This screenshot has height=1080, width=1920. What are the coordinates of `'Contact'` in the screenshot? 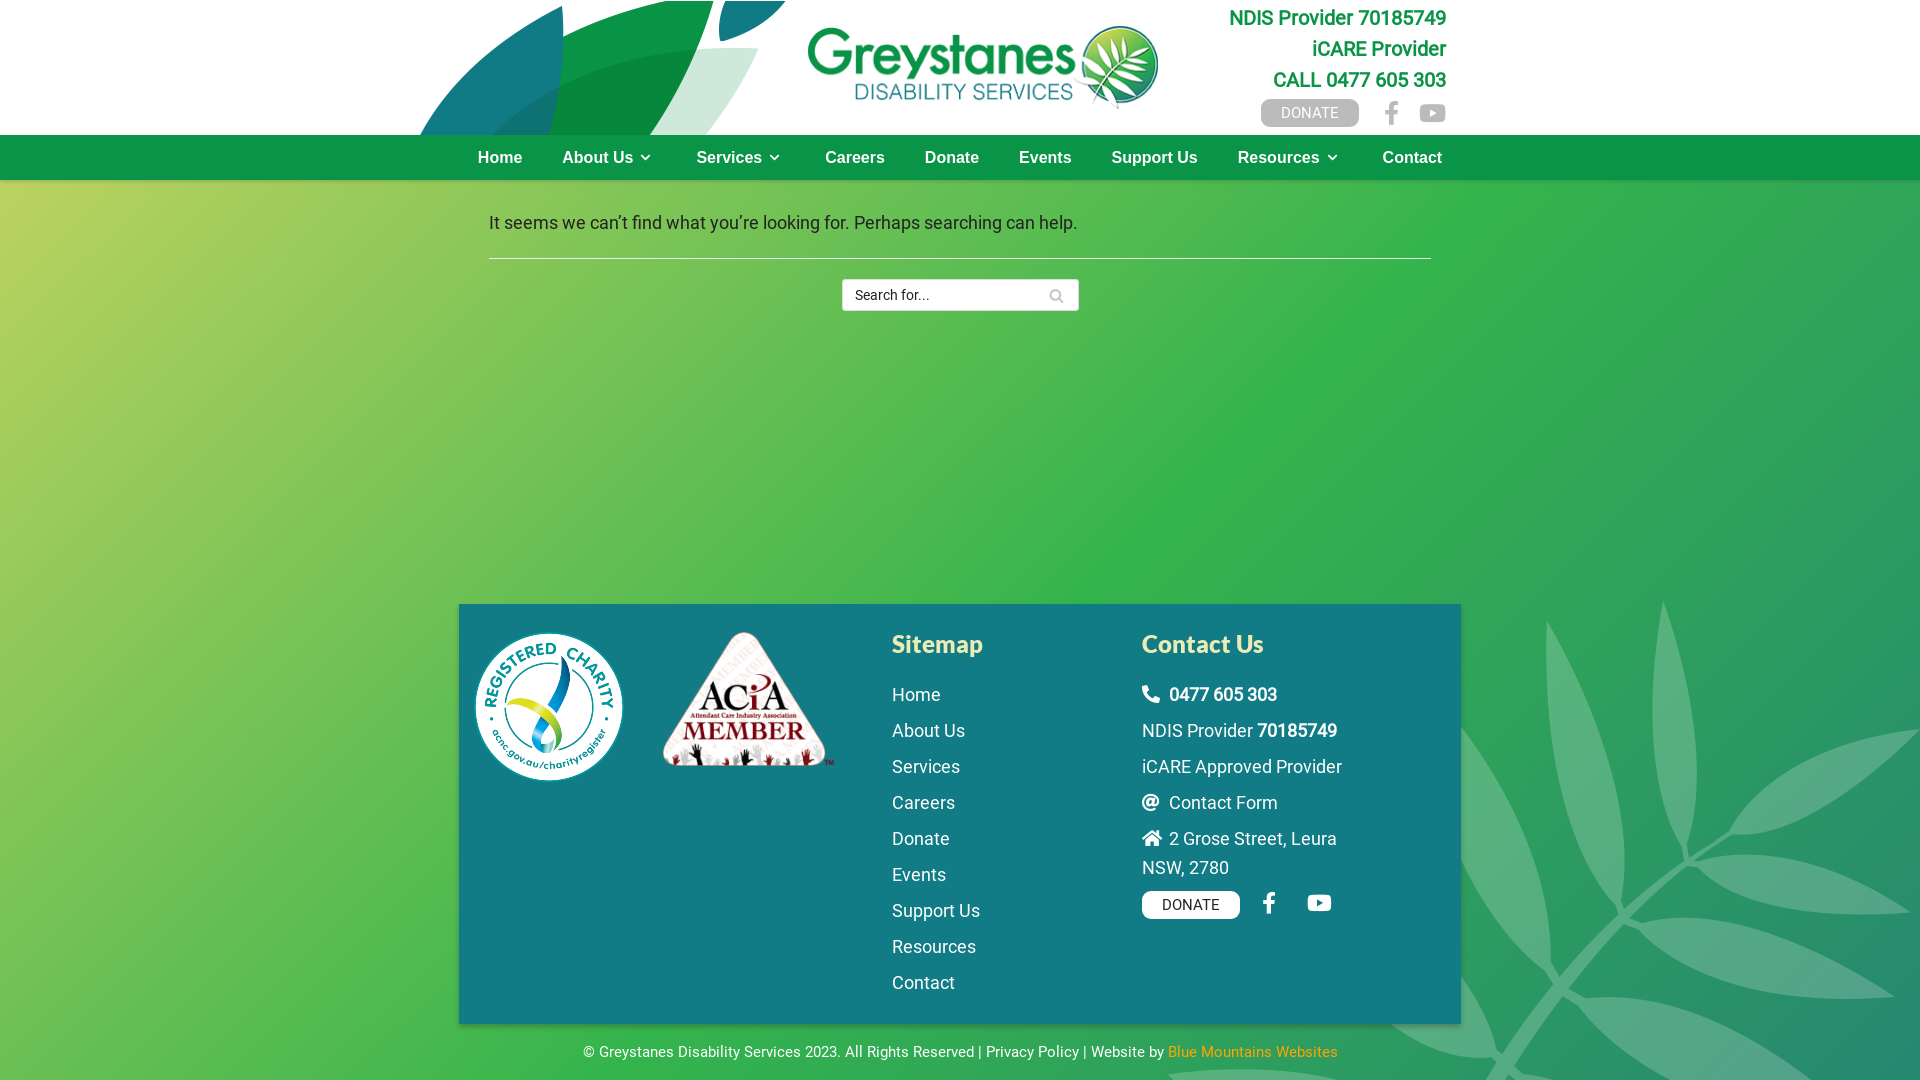 It's located at (1411, 156).